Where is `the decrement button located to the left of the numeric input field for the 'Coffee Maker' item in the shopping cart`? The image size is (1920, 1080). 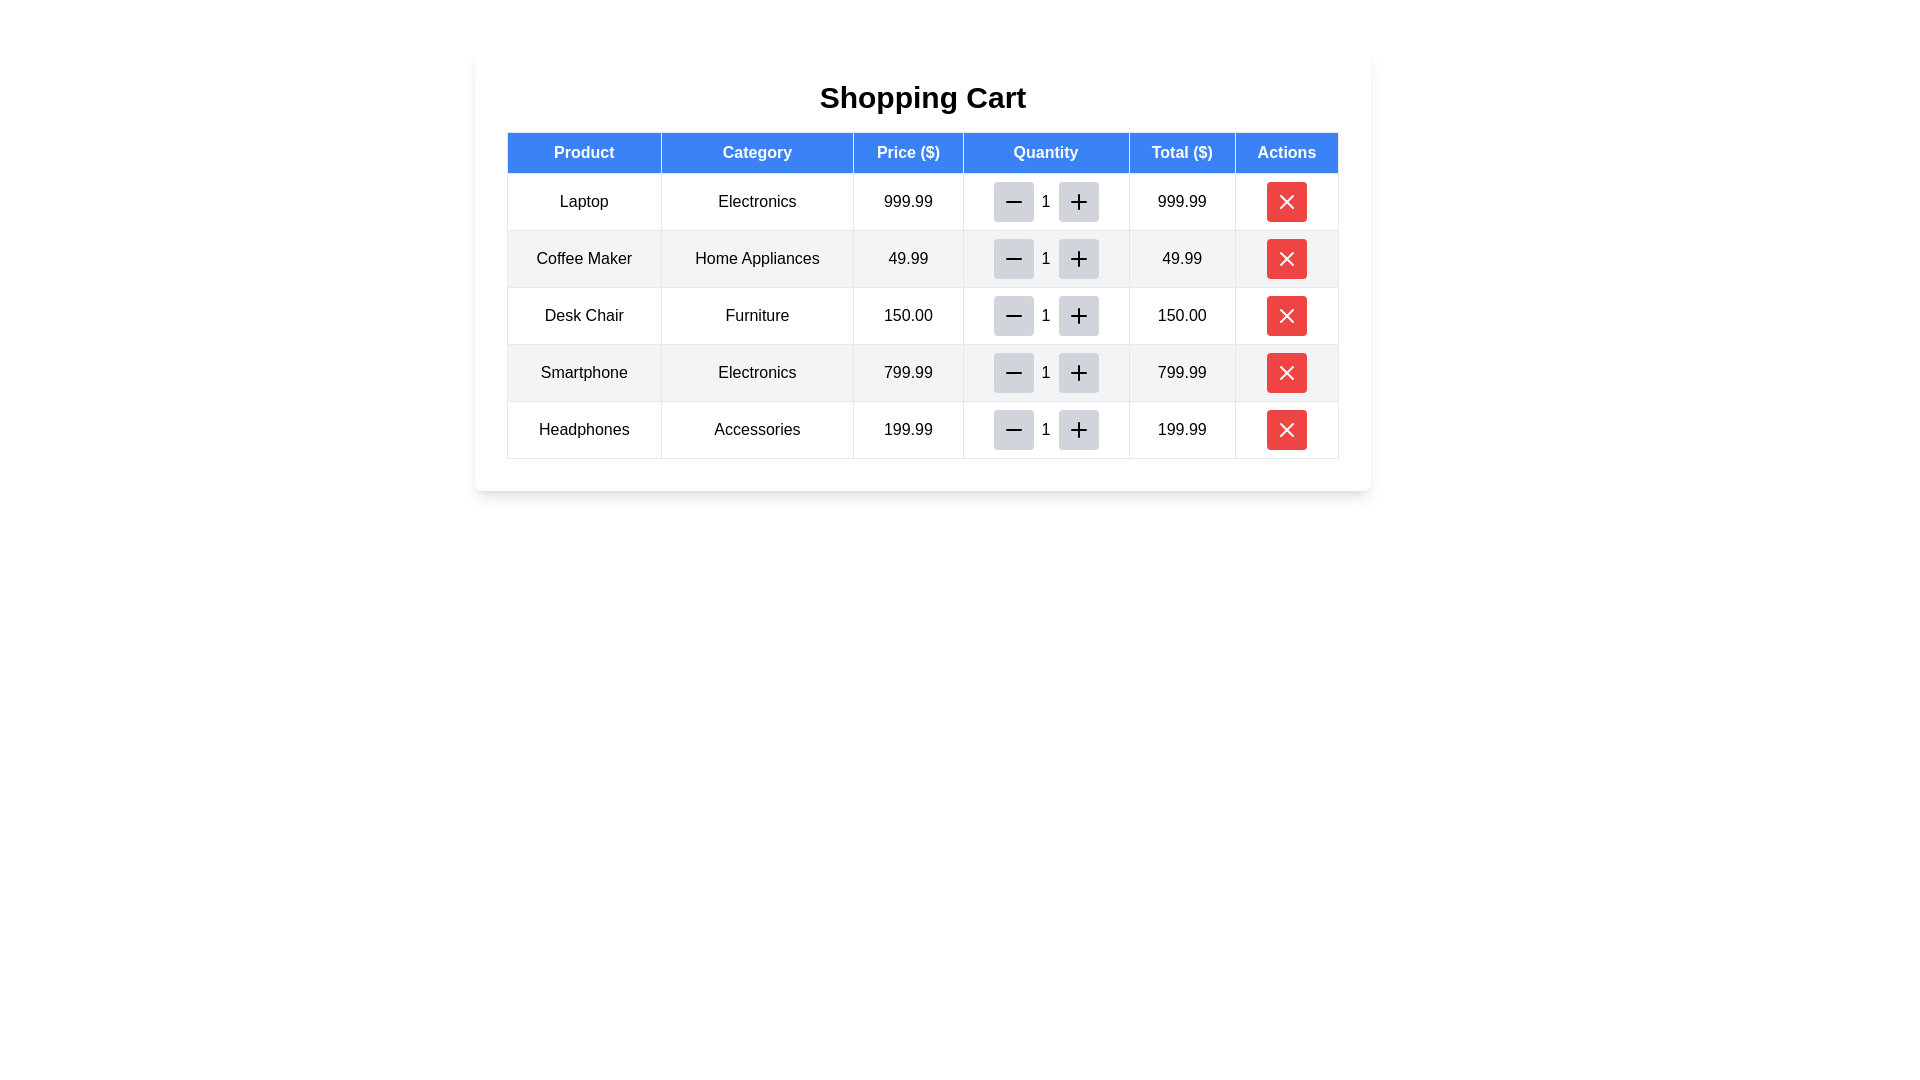 the decrement button located to the left of the numeric input field for the 'Coffee Maker' item in the shopping cart is located at coordinates (1013, 257).